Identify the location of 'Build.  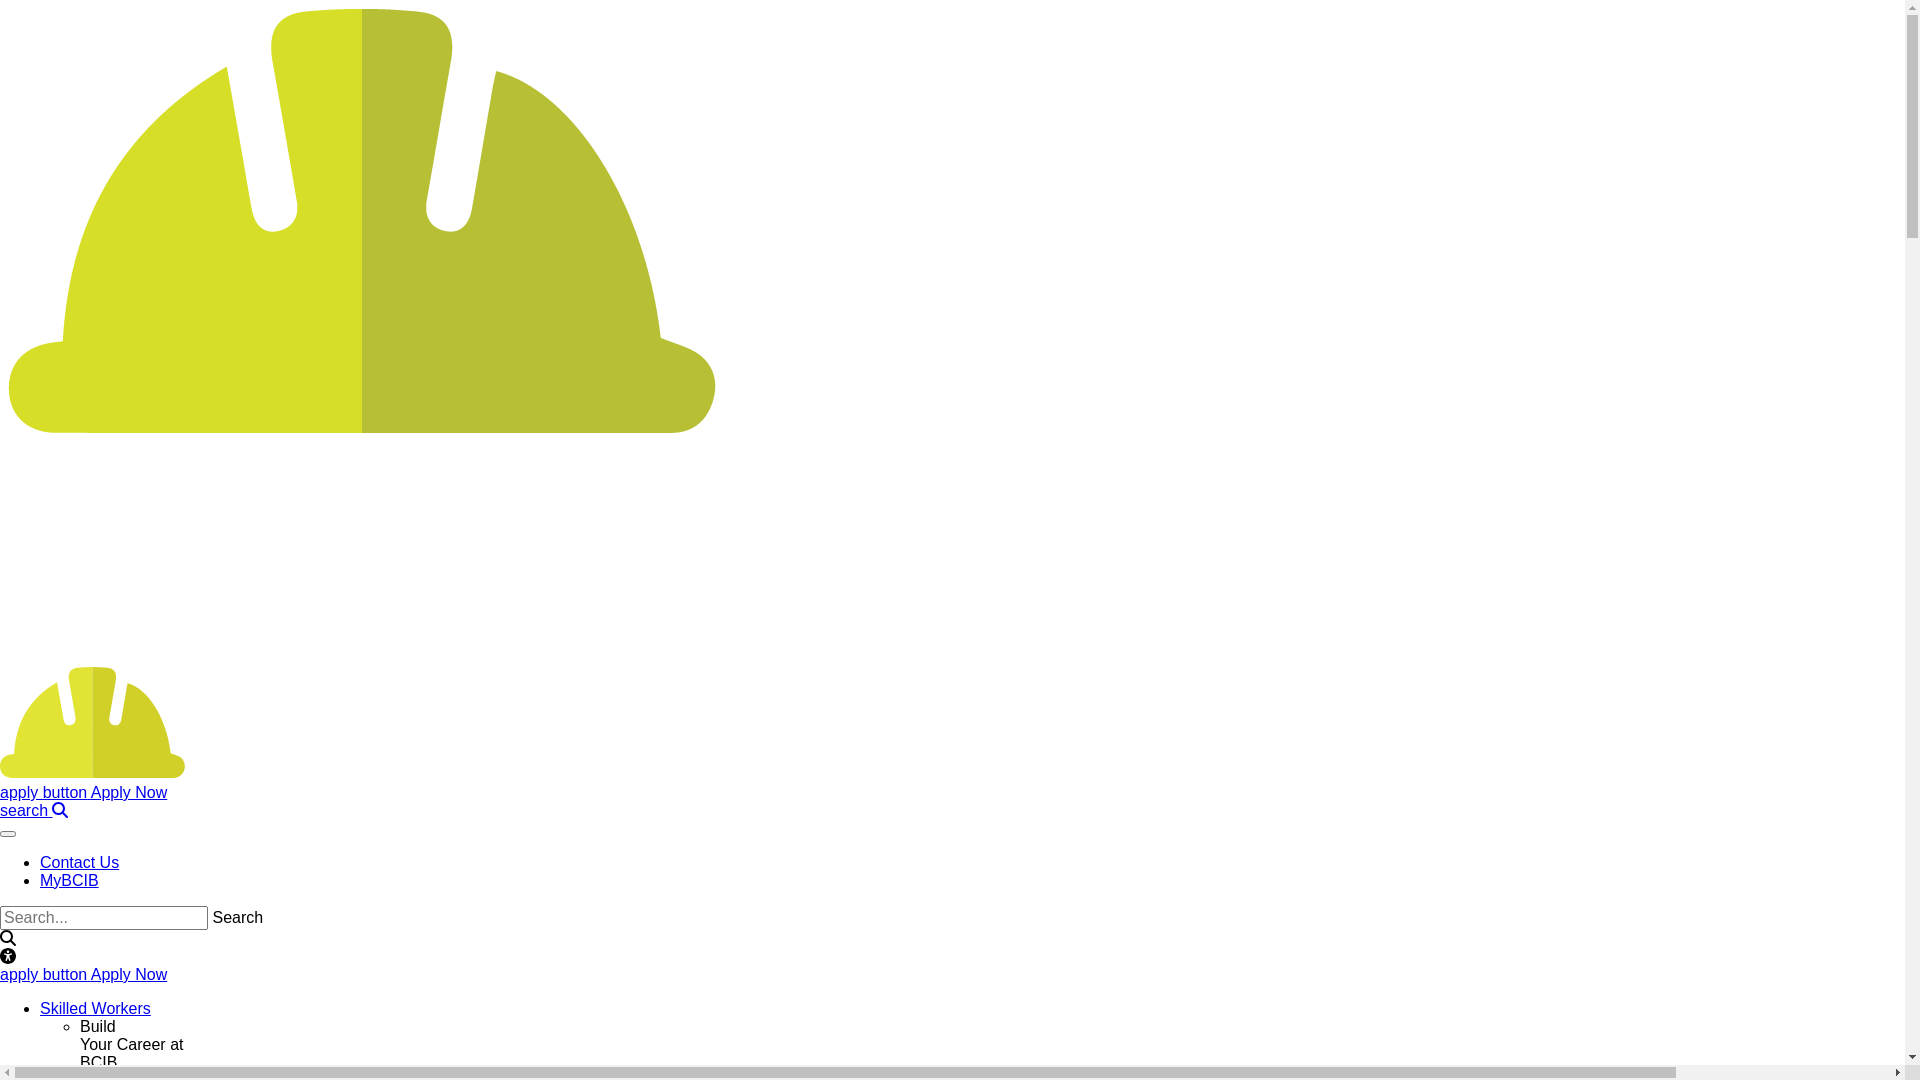
(130, 1043).